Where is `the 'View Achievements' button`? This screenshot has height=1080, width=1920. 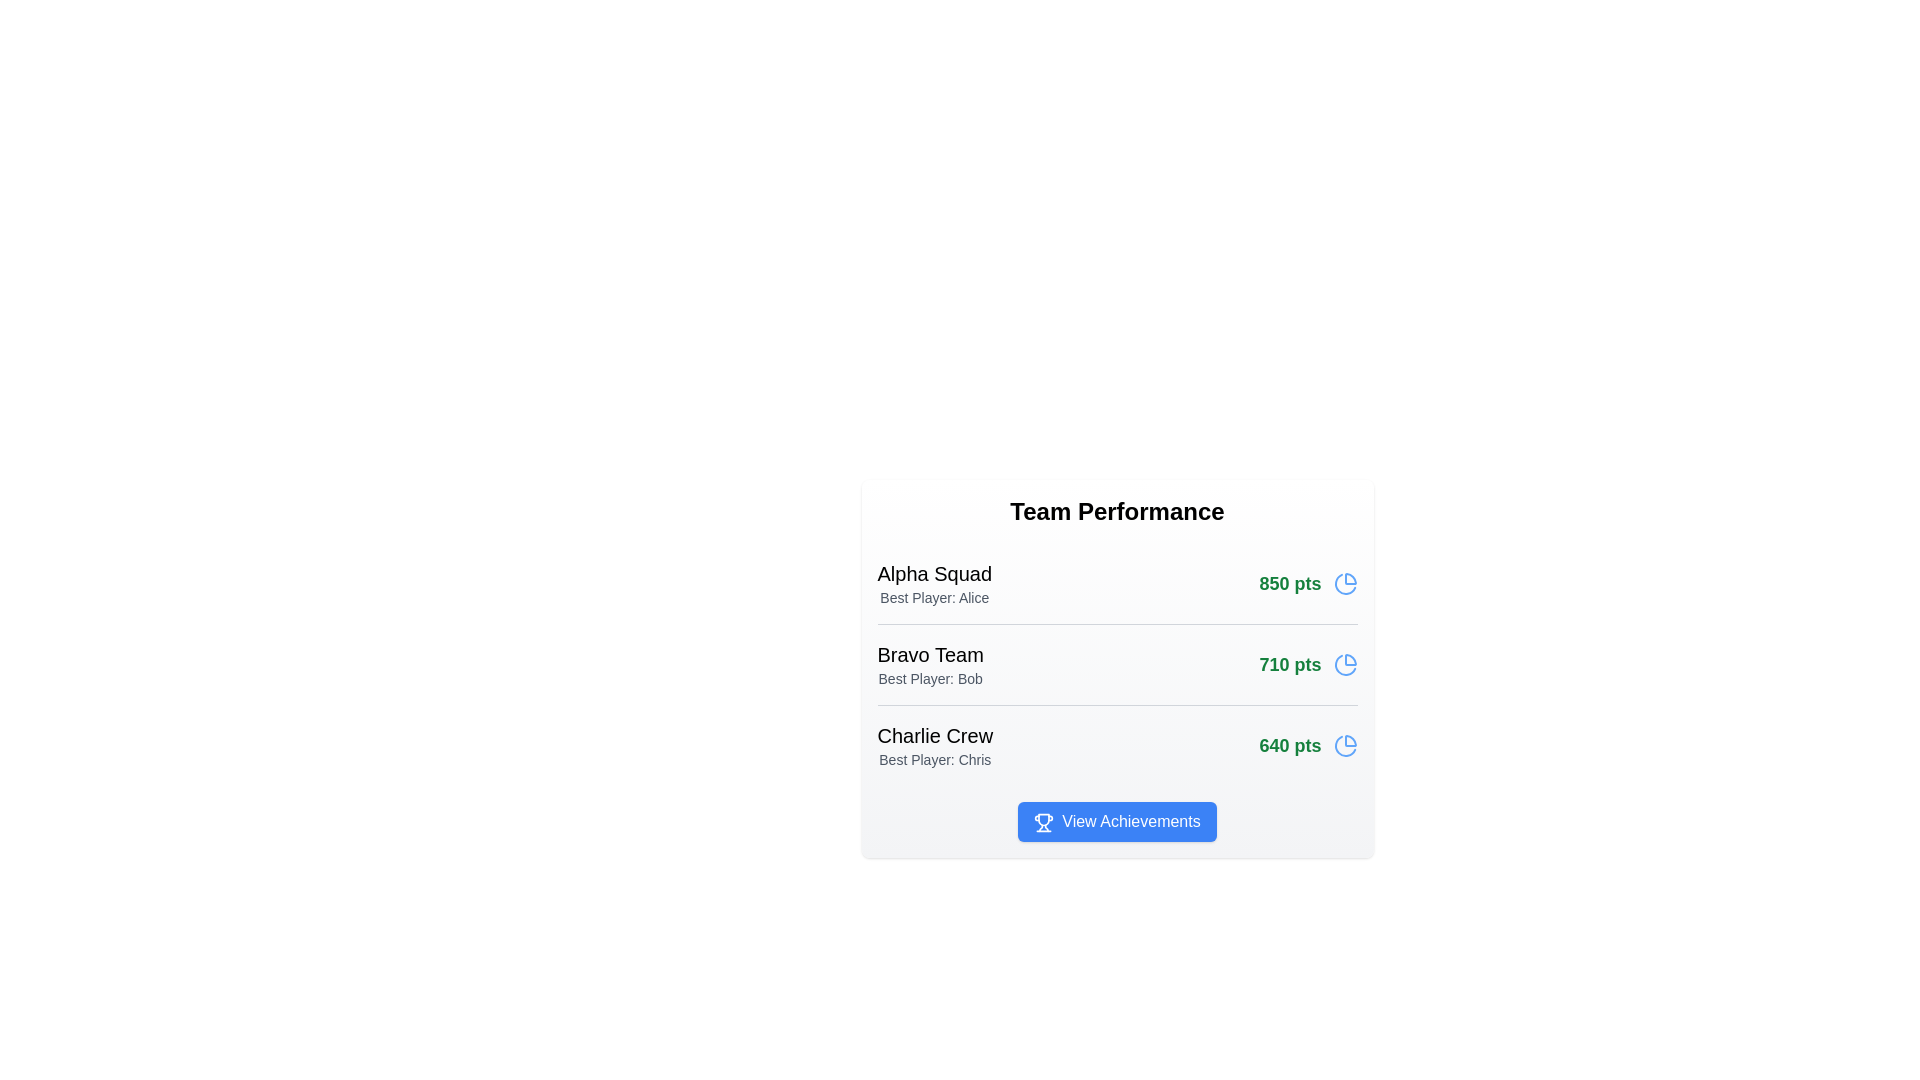 the 'View Achievements' button is located at coordinates (1116, 821).